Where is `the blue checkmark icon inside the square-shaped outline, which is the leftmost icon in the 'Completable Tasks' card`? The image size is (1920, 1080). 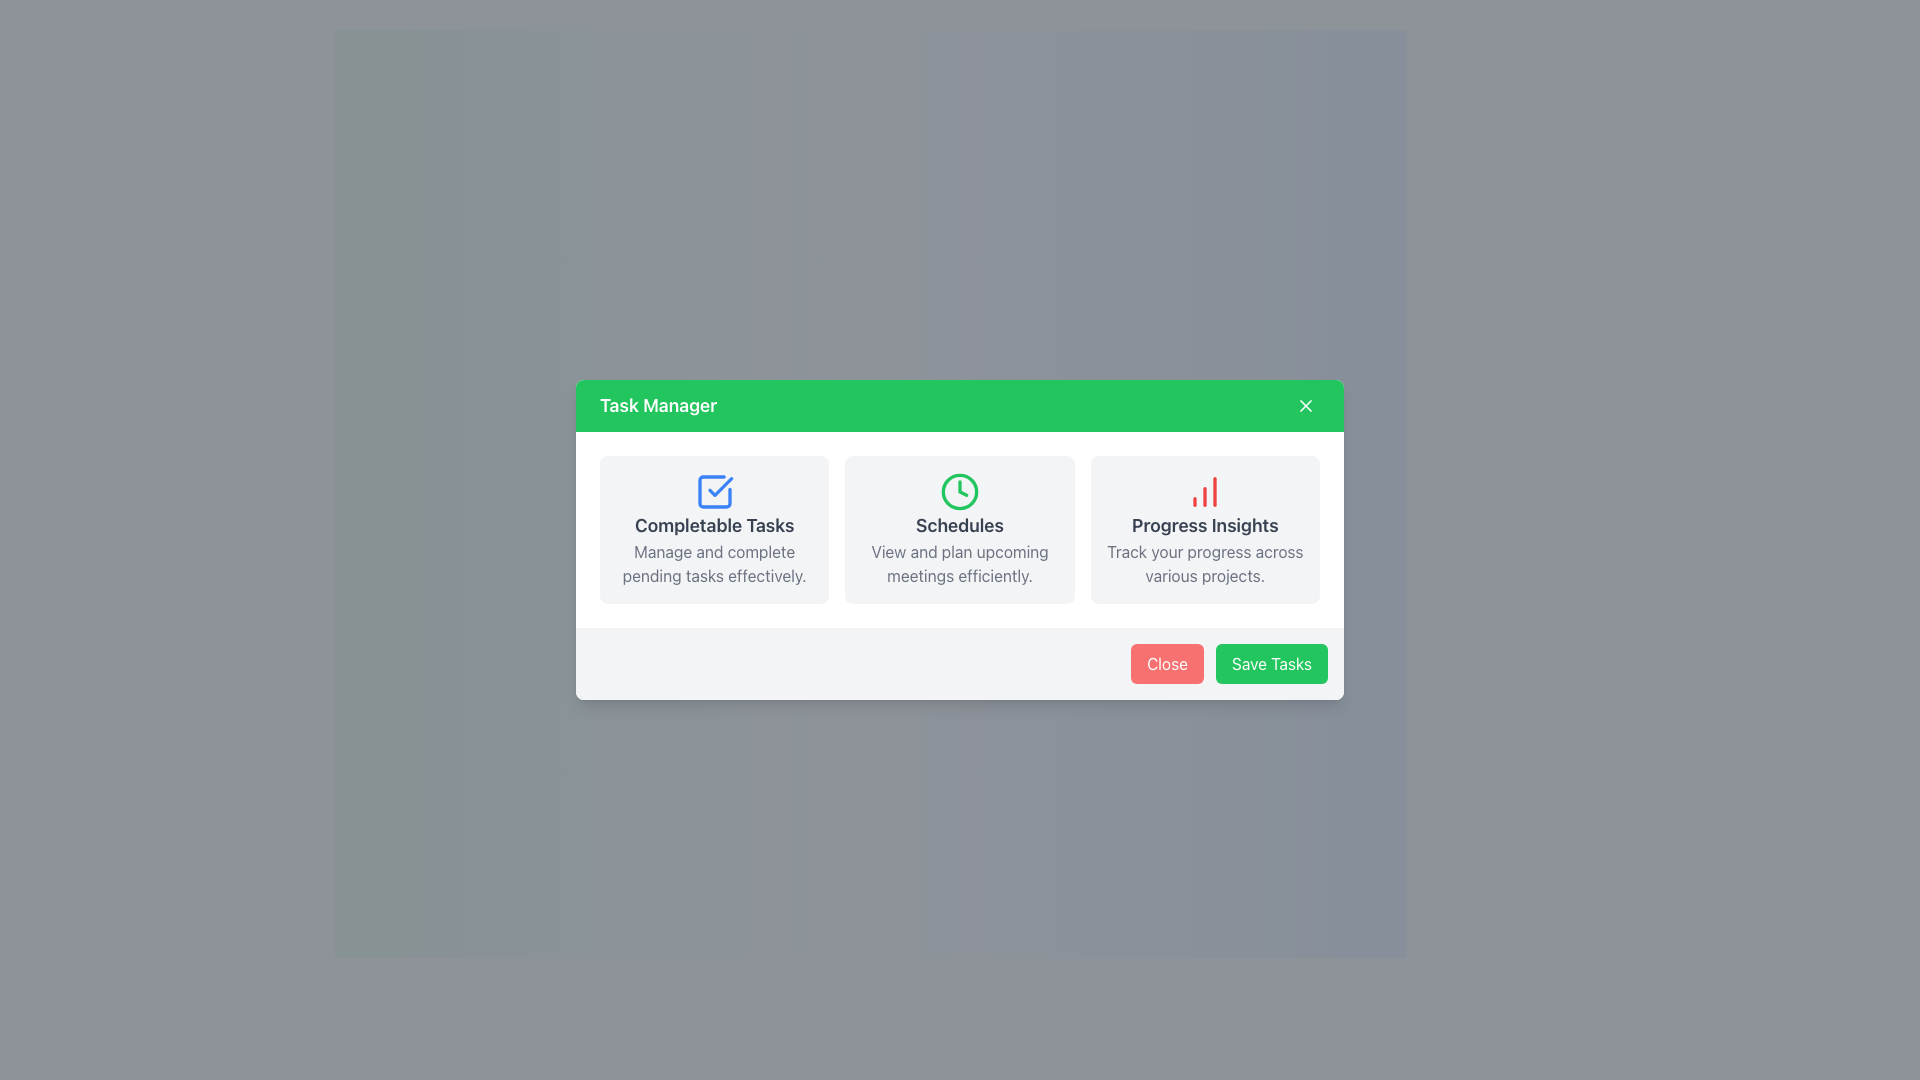
the blue checkmark icon inside the square-shaped outline, which is the leftmost icon in the 'Completable Tasks' card is located at coordinates (714, 492).